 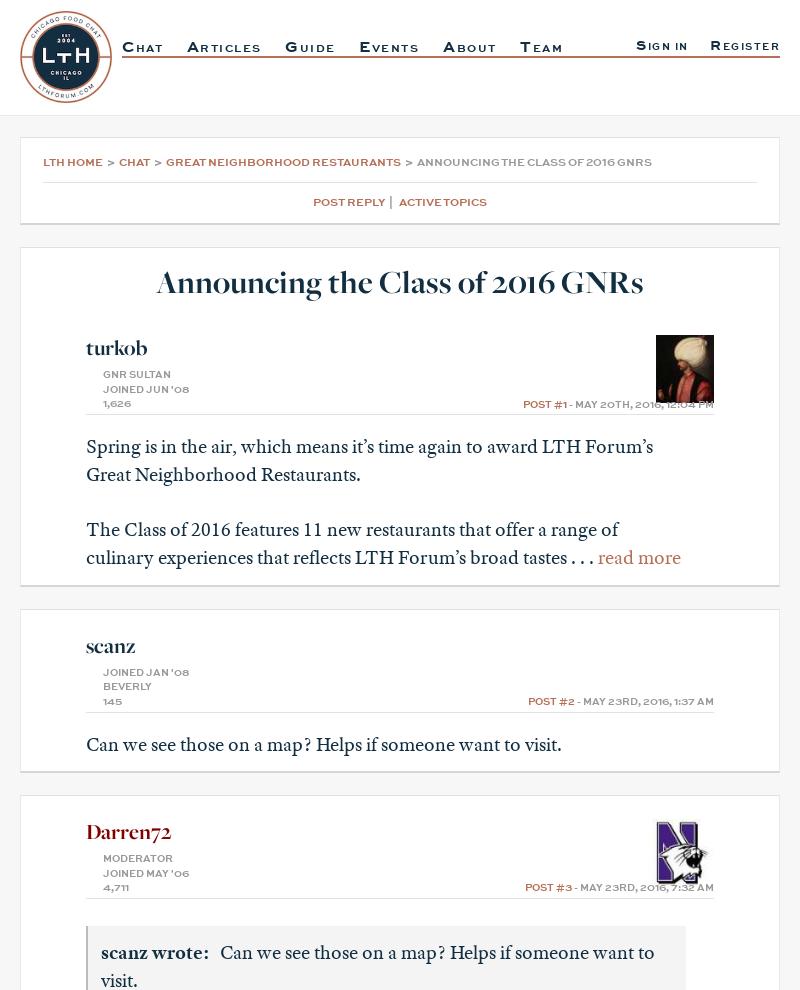 What do you see at coordinates (643, 700) in the screenshot?
I see `'- May 23rd, 2016, 1:37 am'` at bounding box center [643, 700].